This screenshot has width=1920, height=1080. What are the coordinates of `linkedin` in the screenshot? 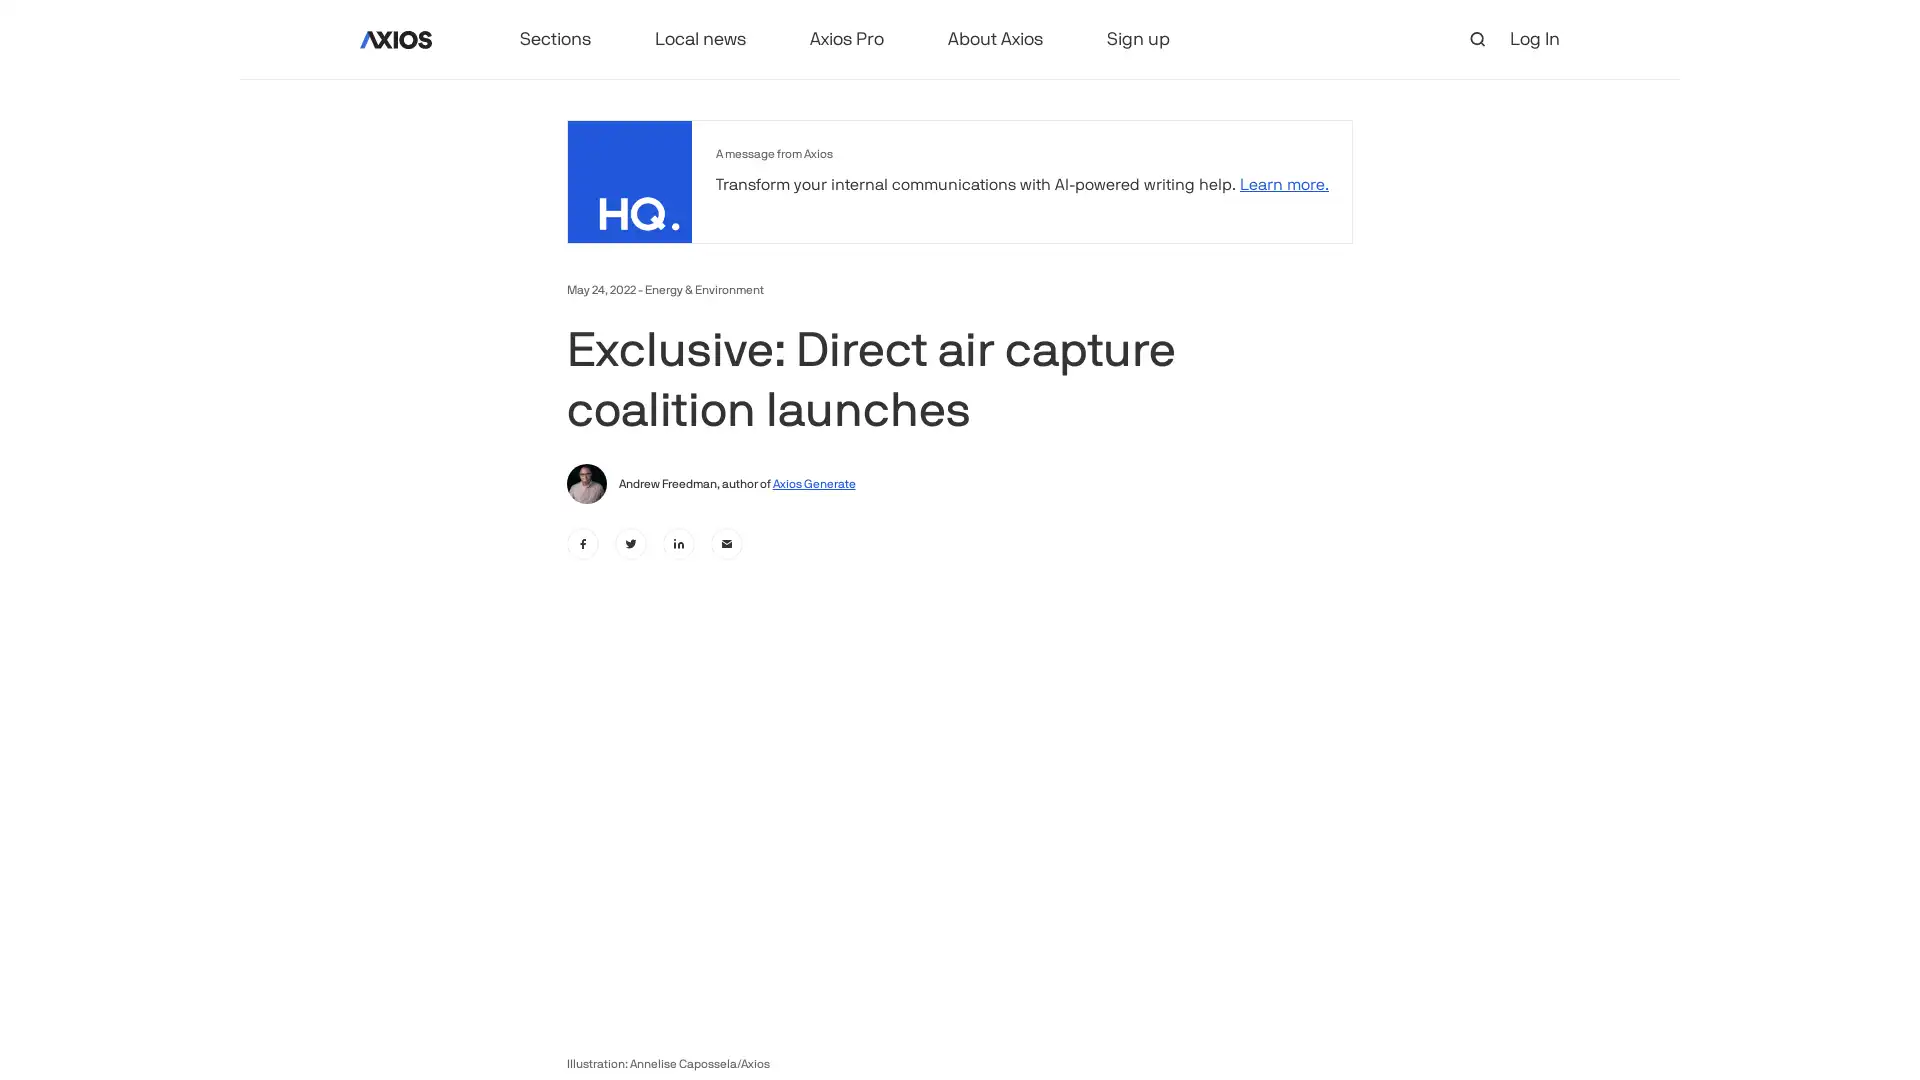 It's located at (677, 543).